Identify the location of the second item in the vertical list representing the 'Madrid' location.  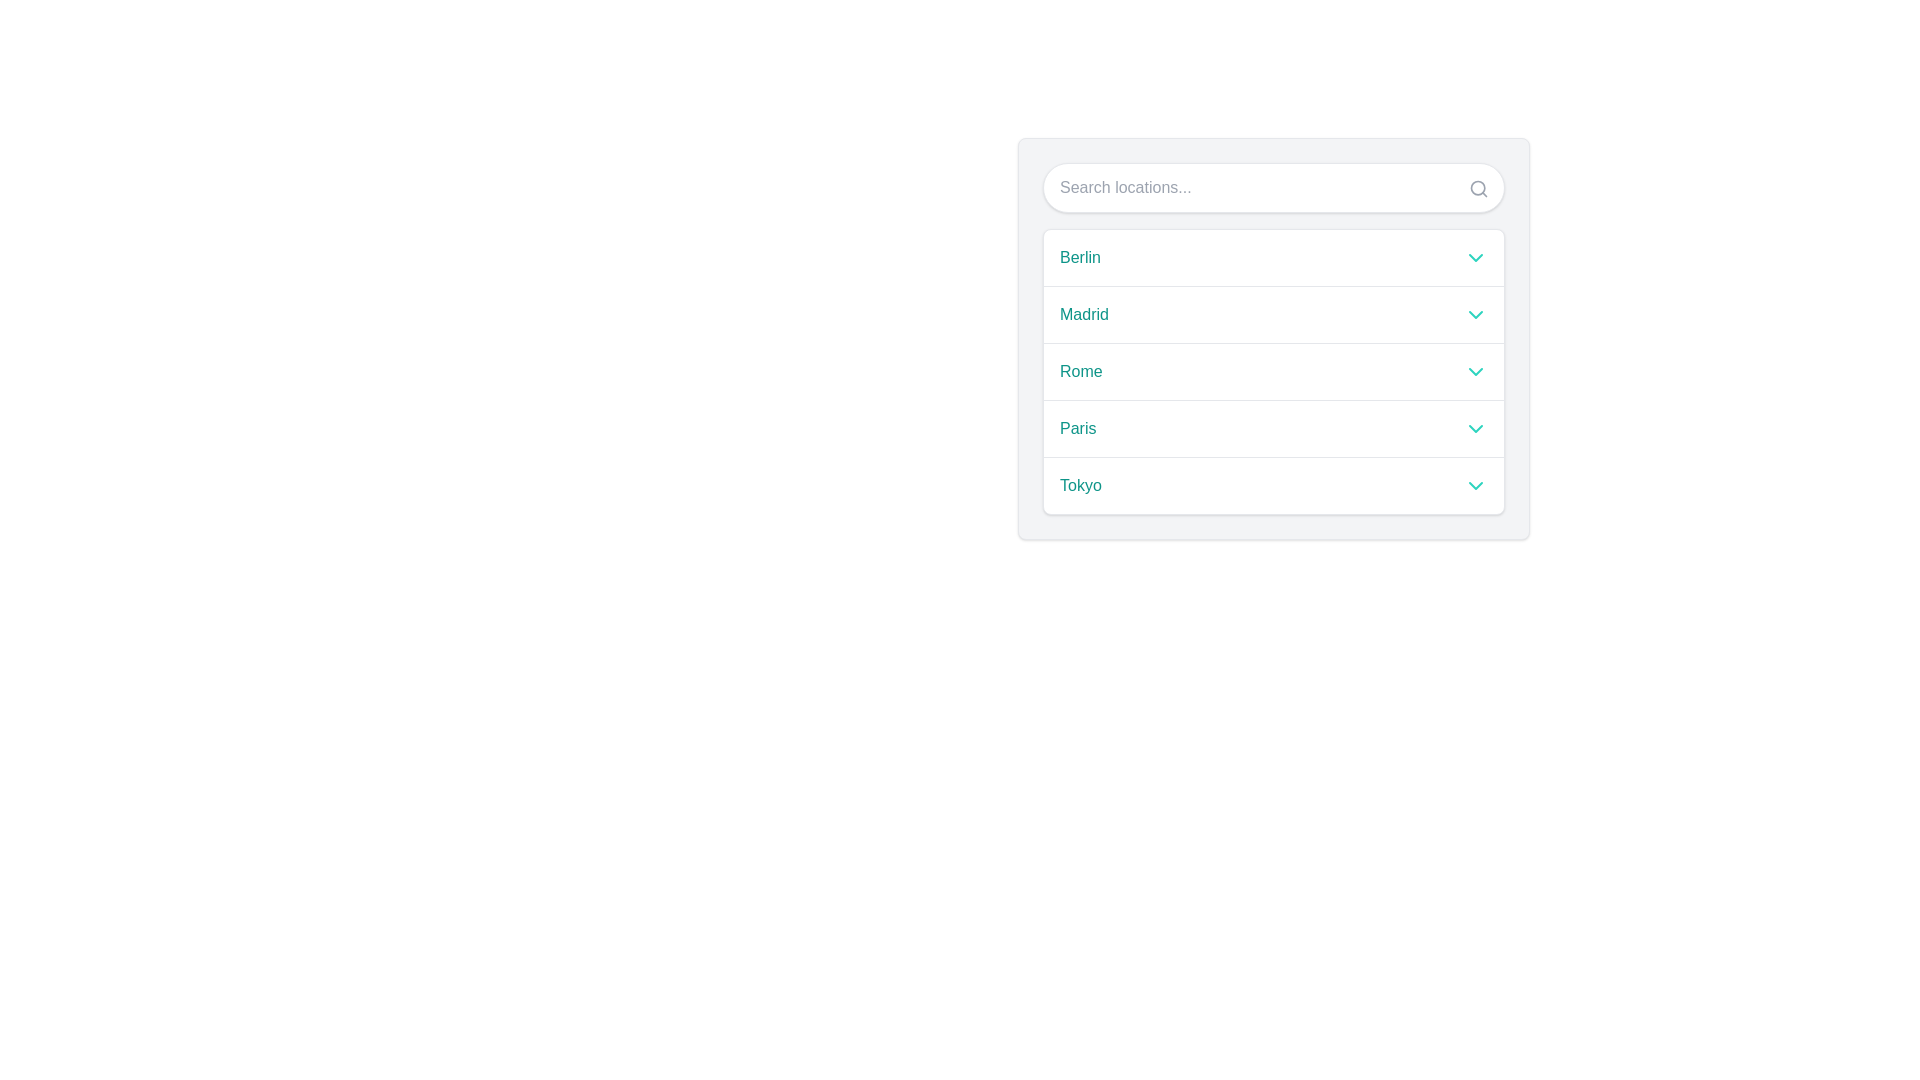
(1272, 338).